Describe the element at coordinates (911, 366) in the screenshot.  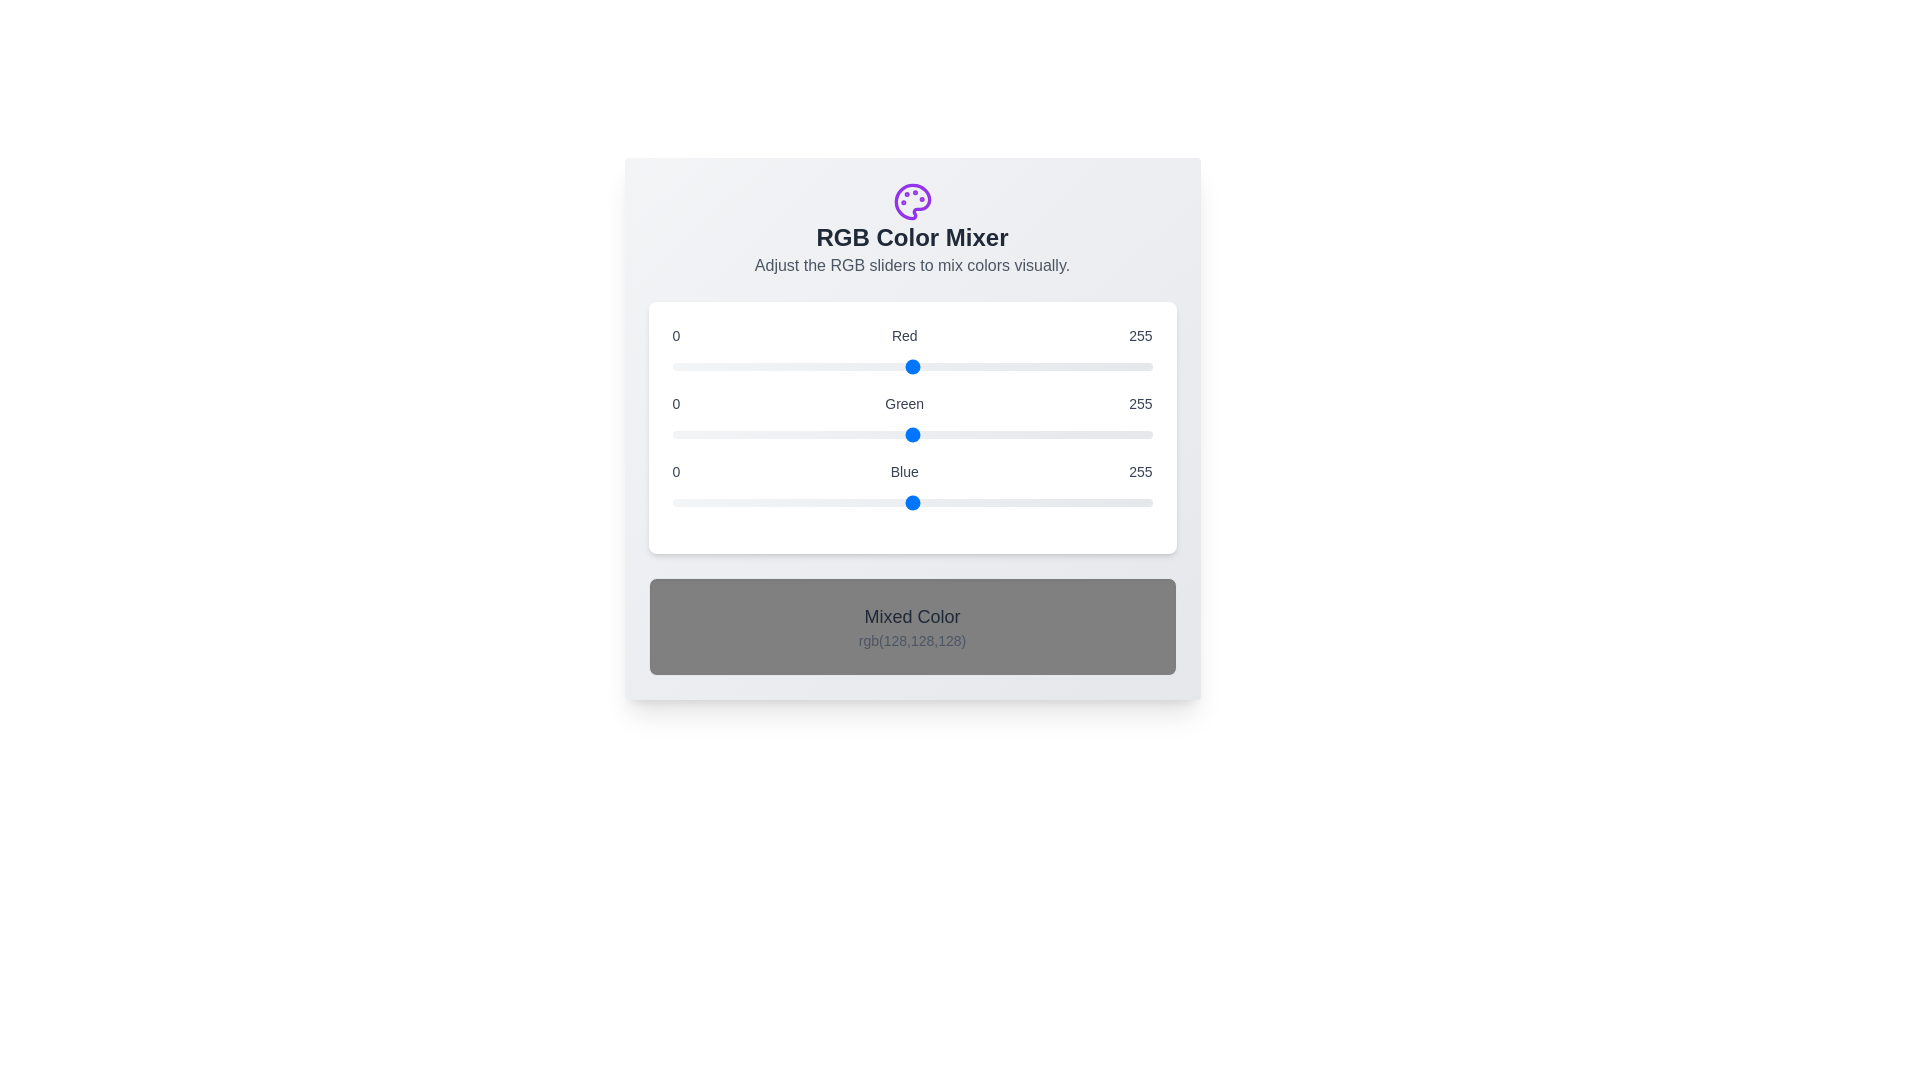
I see `the 0 slider to the value 101 to observe the resulting mixed color` at that location.